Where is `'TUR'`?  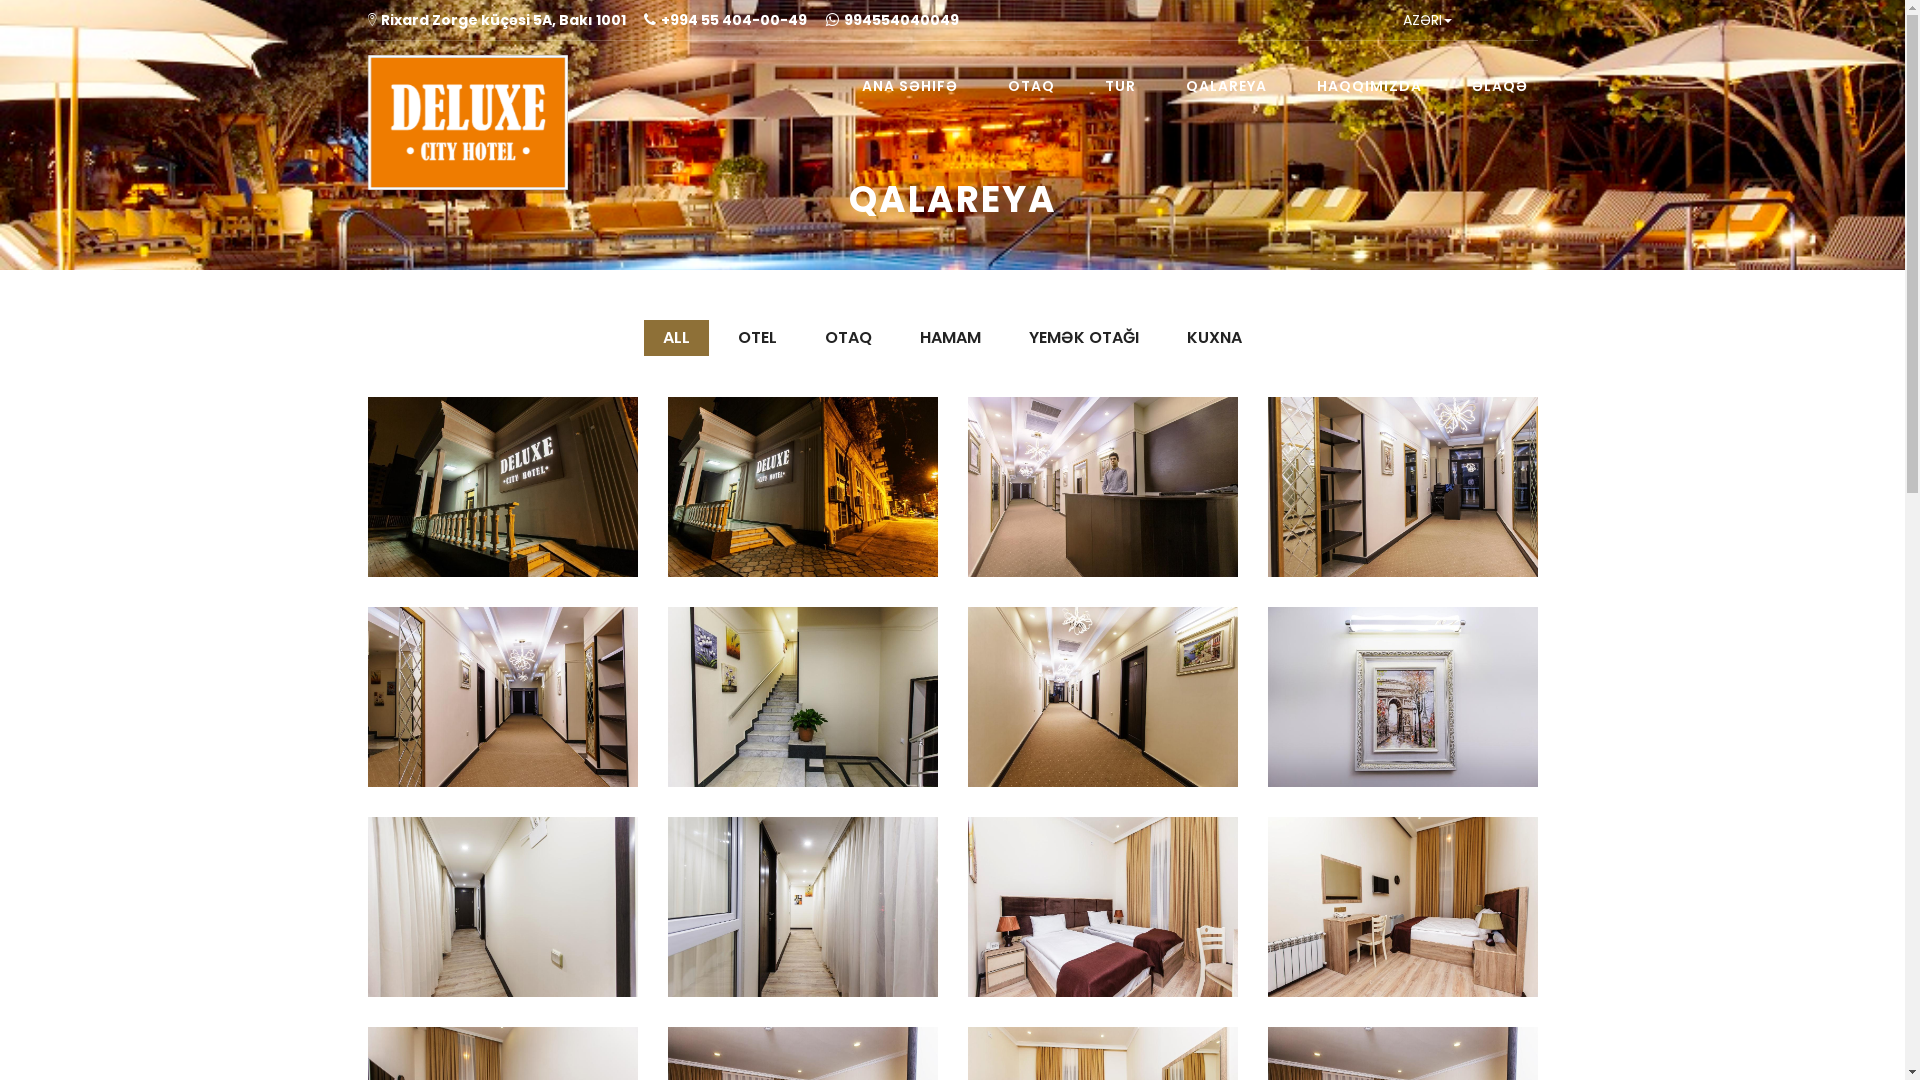 'TUR' is located at coordinates (1118, 84).